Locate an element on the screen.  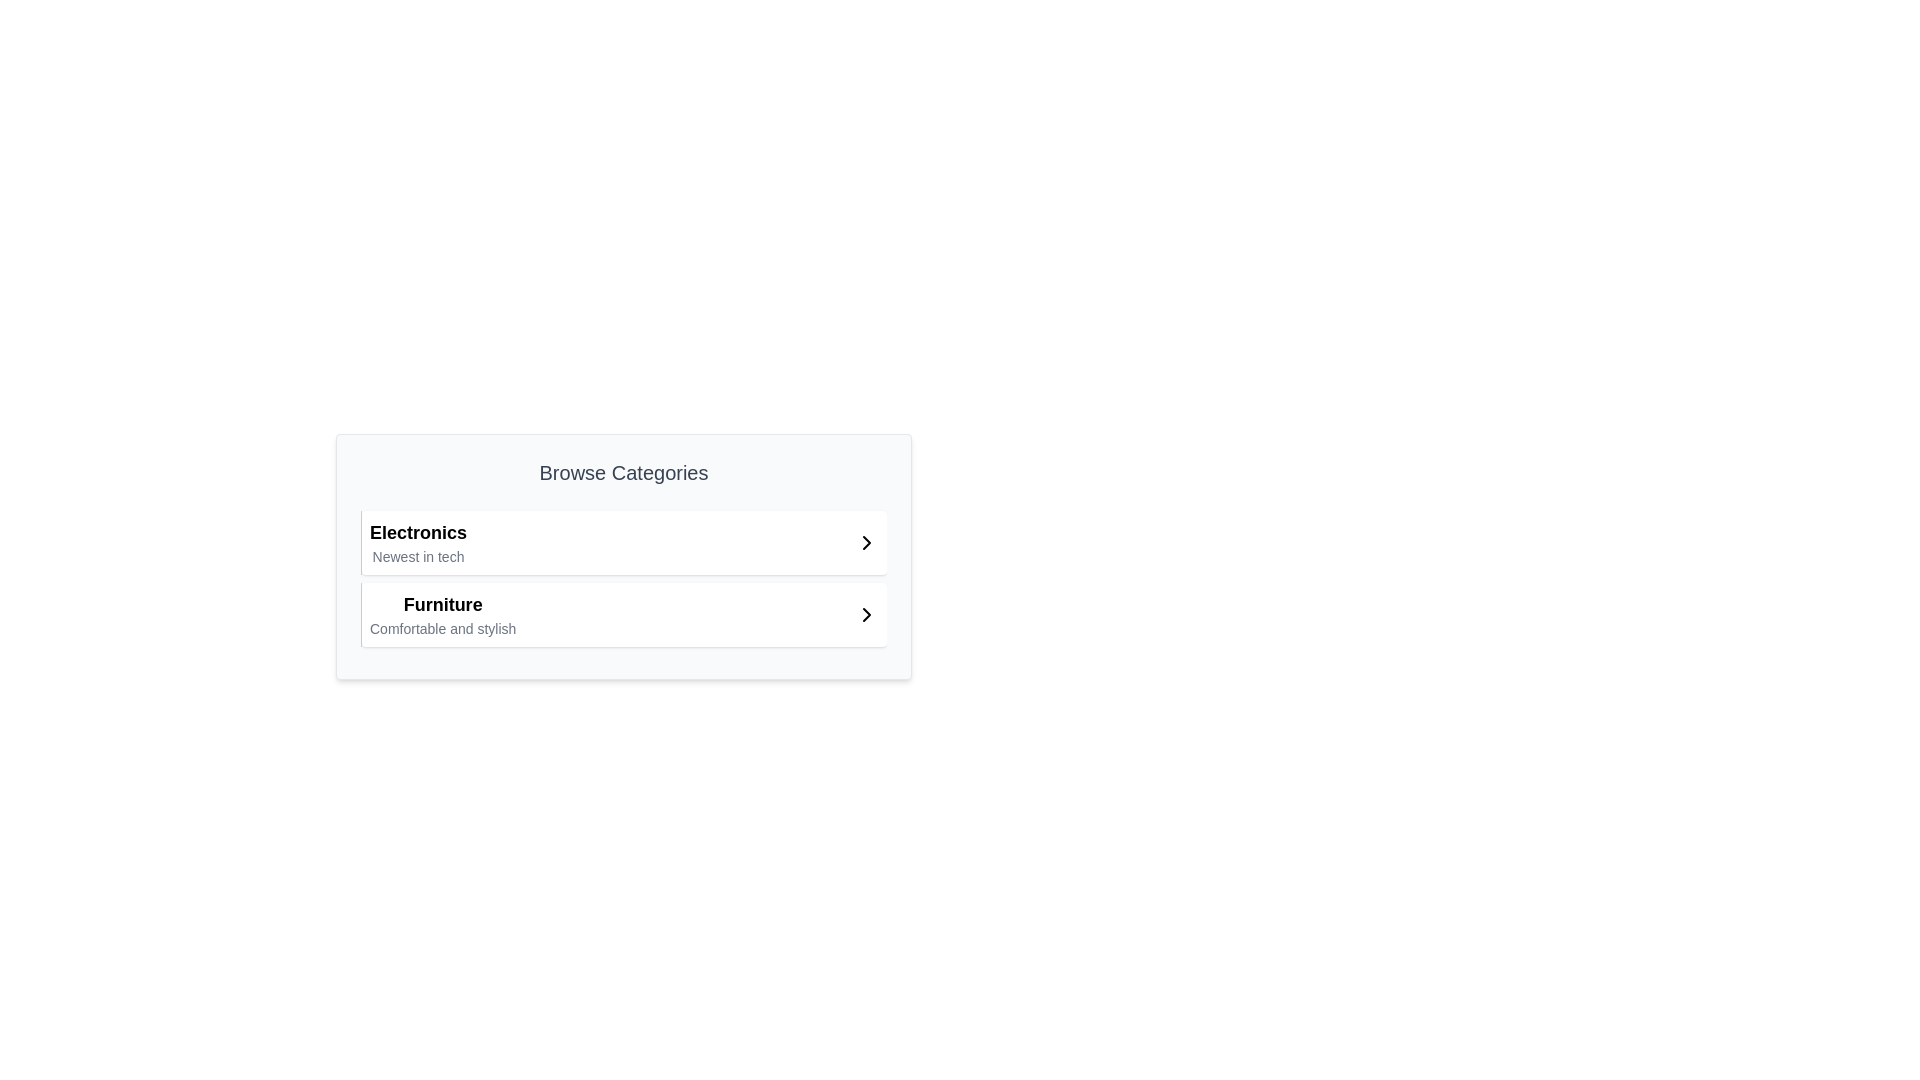
the first item in the 'Browse Categories' section is located at coordinates (623, 543).